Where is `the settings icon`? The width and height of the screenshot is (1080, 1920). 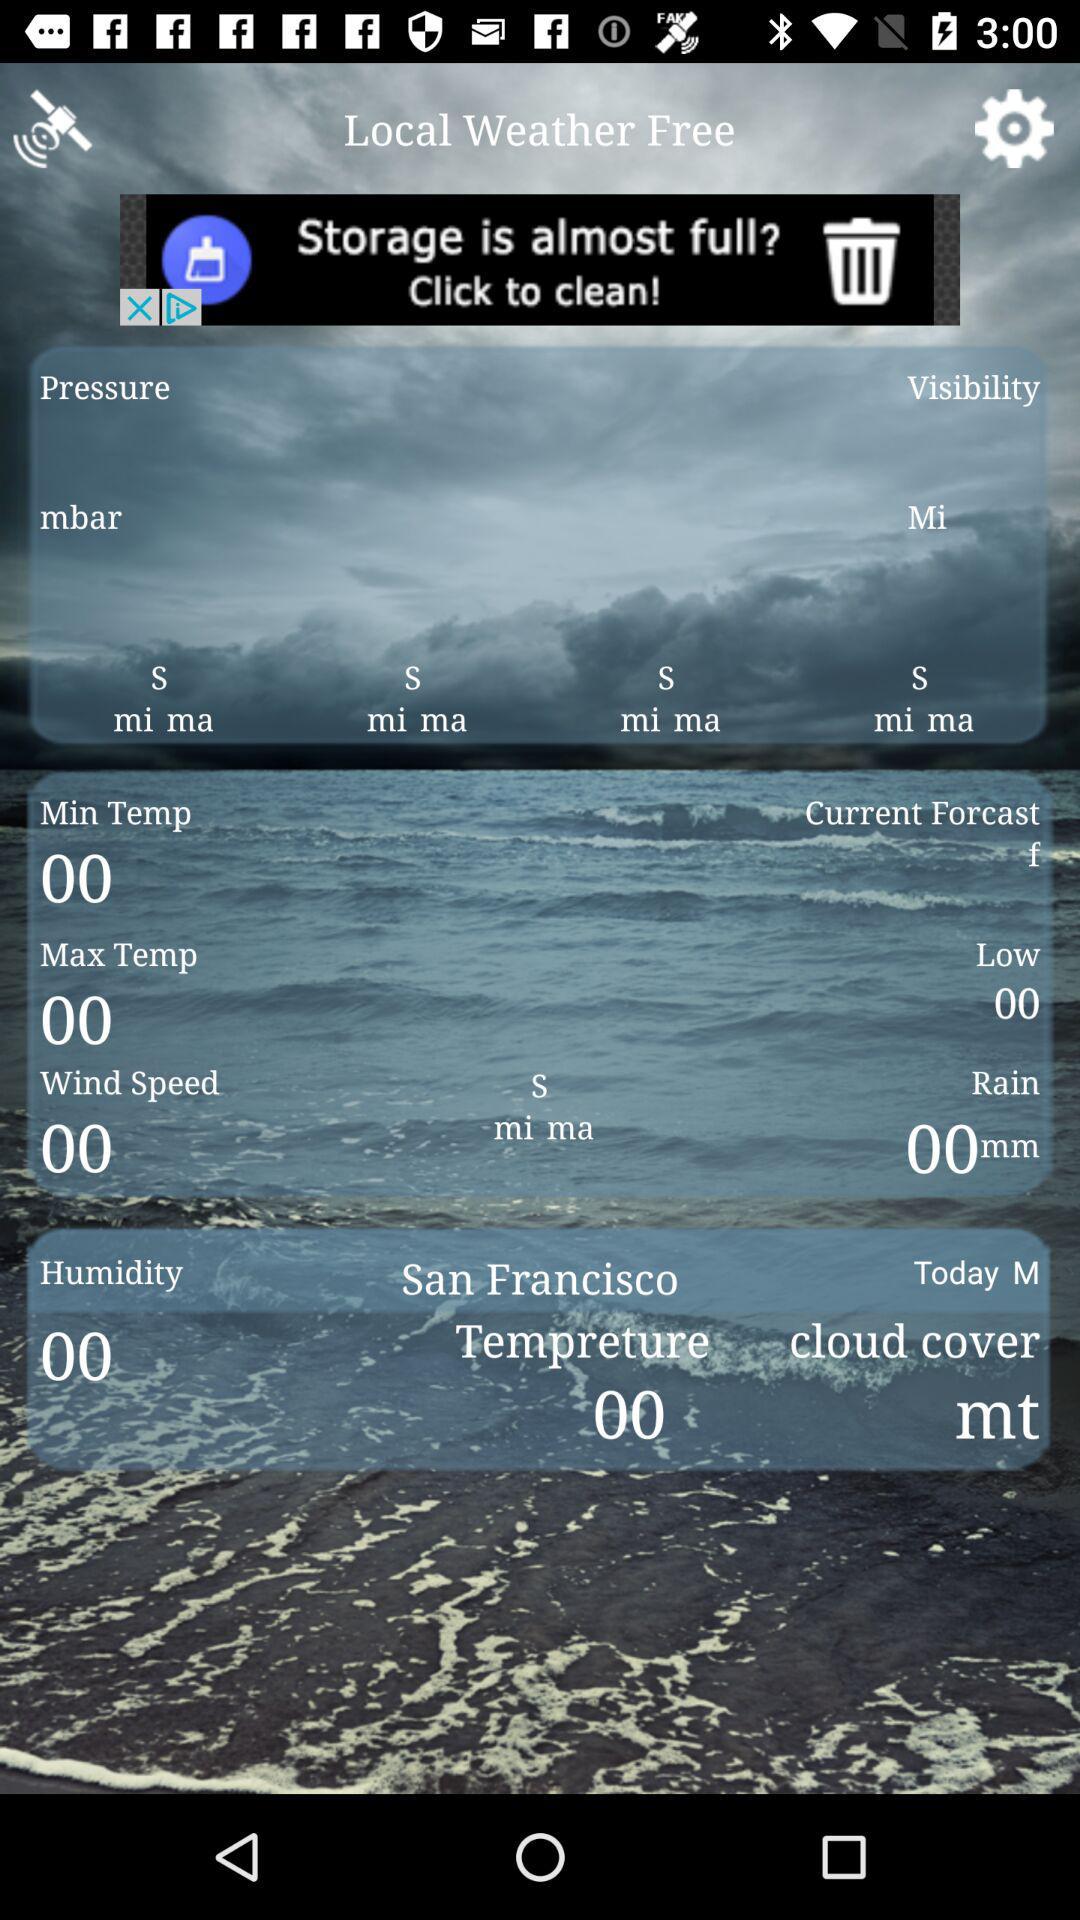
the settings icon is located at coordinates (1014, 127).